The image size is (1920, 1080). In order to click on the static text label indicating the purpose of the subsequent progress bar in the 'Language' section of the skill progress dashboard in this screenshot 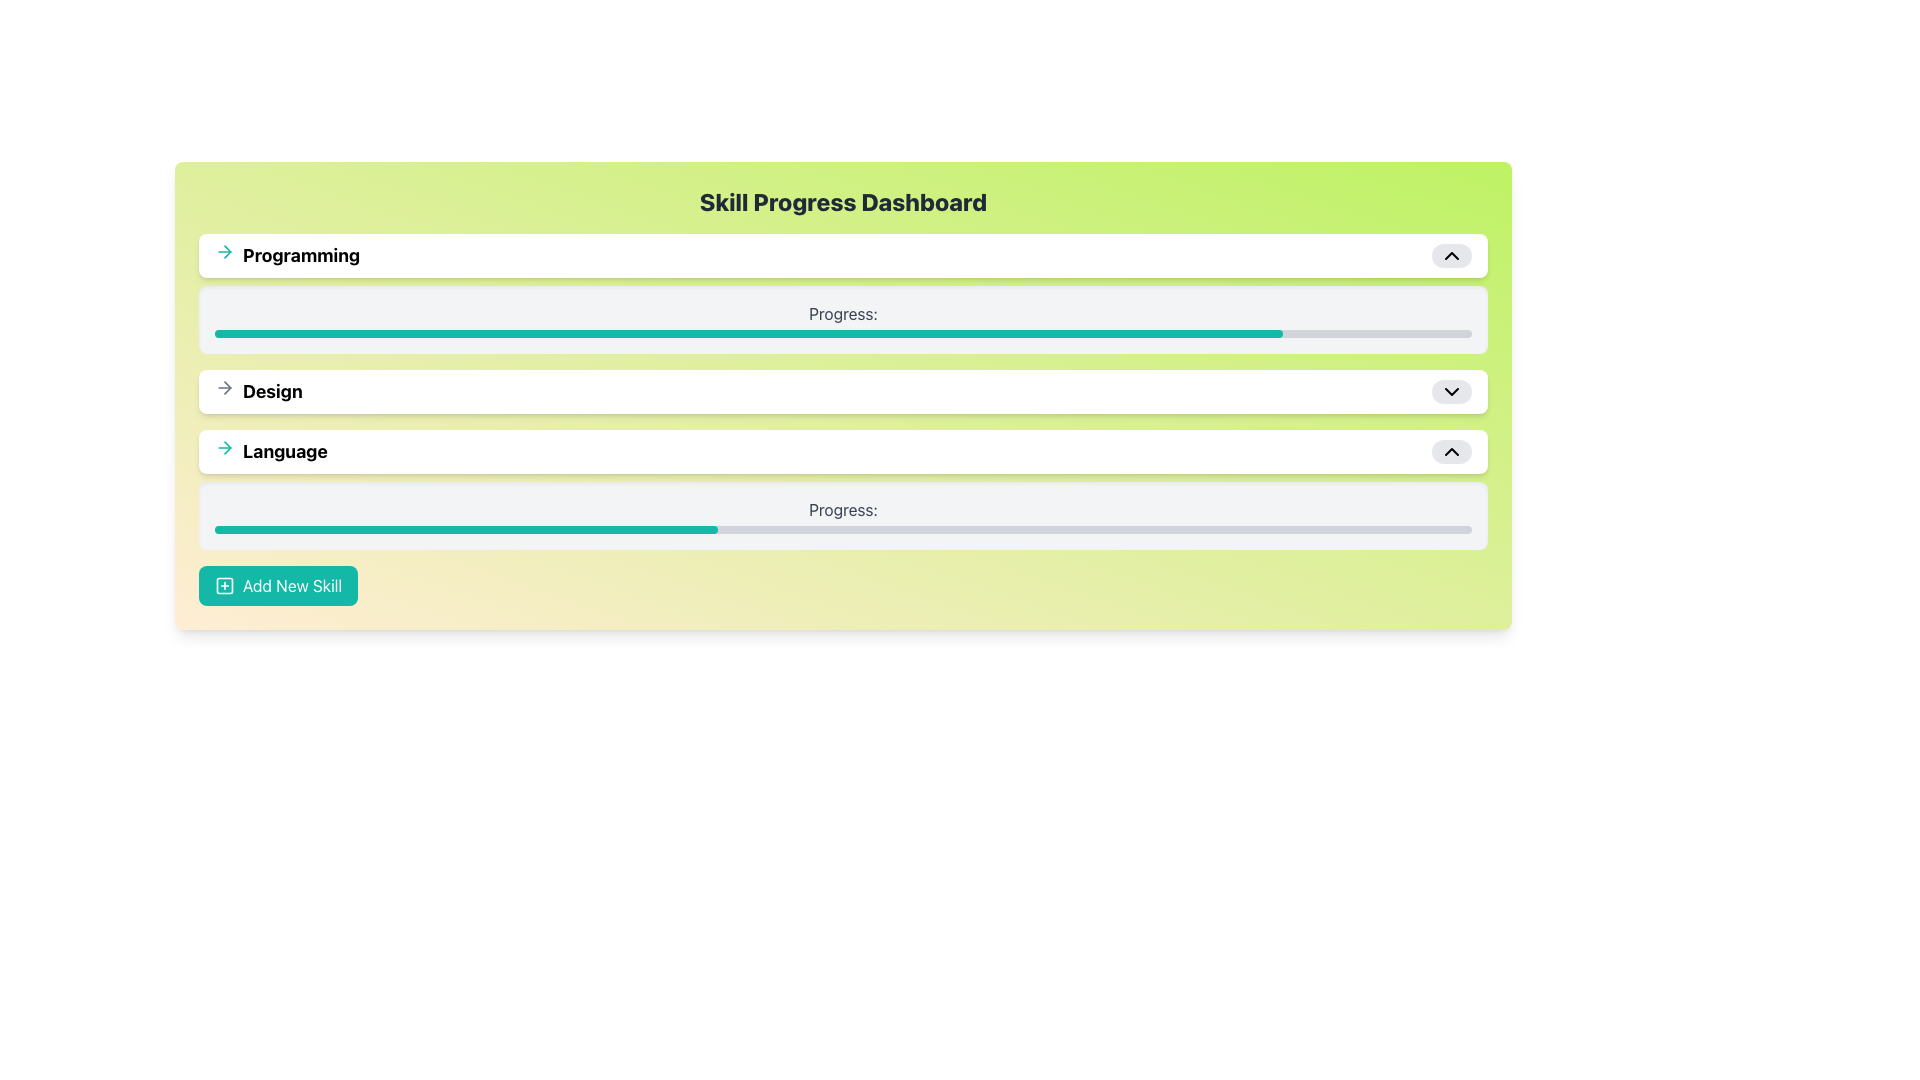, I will do `click(843, 508)`.